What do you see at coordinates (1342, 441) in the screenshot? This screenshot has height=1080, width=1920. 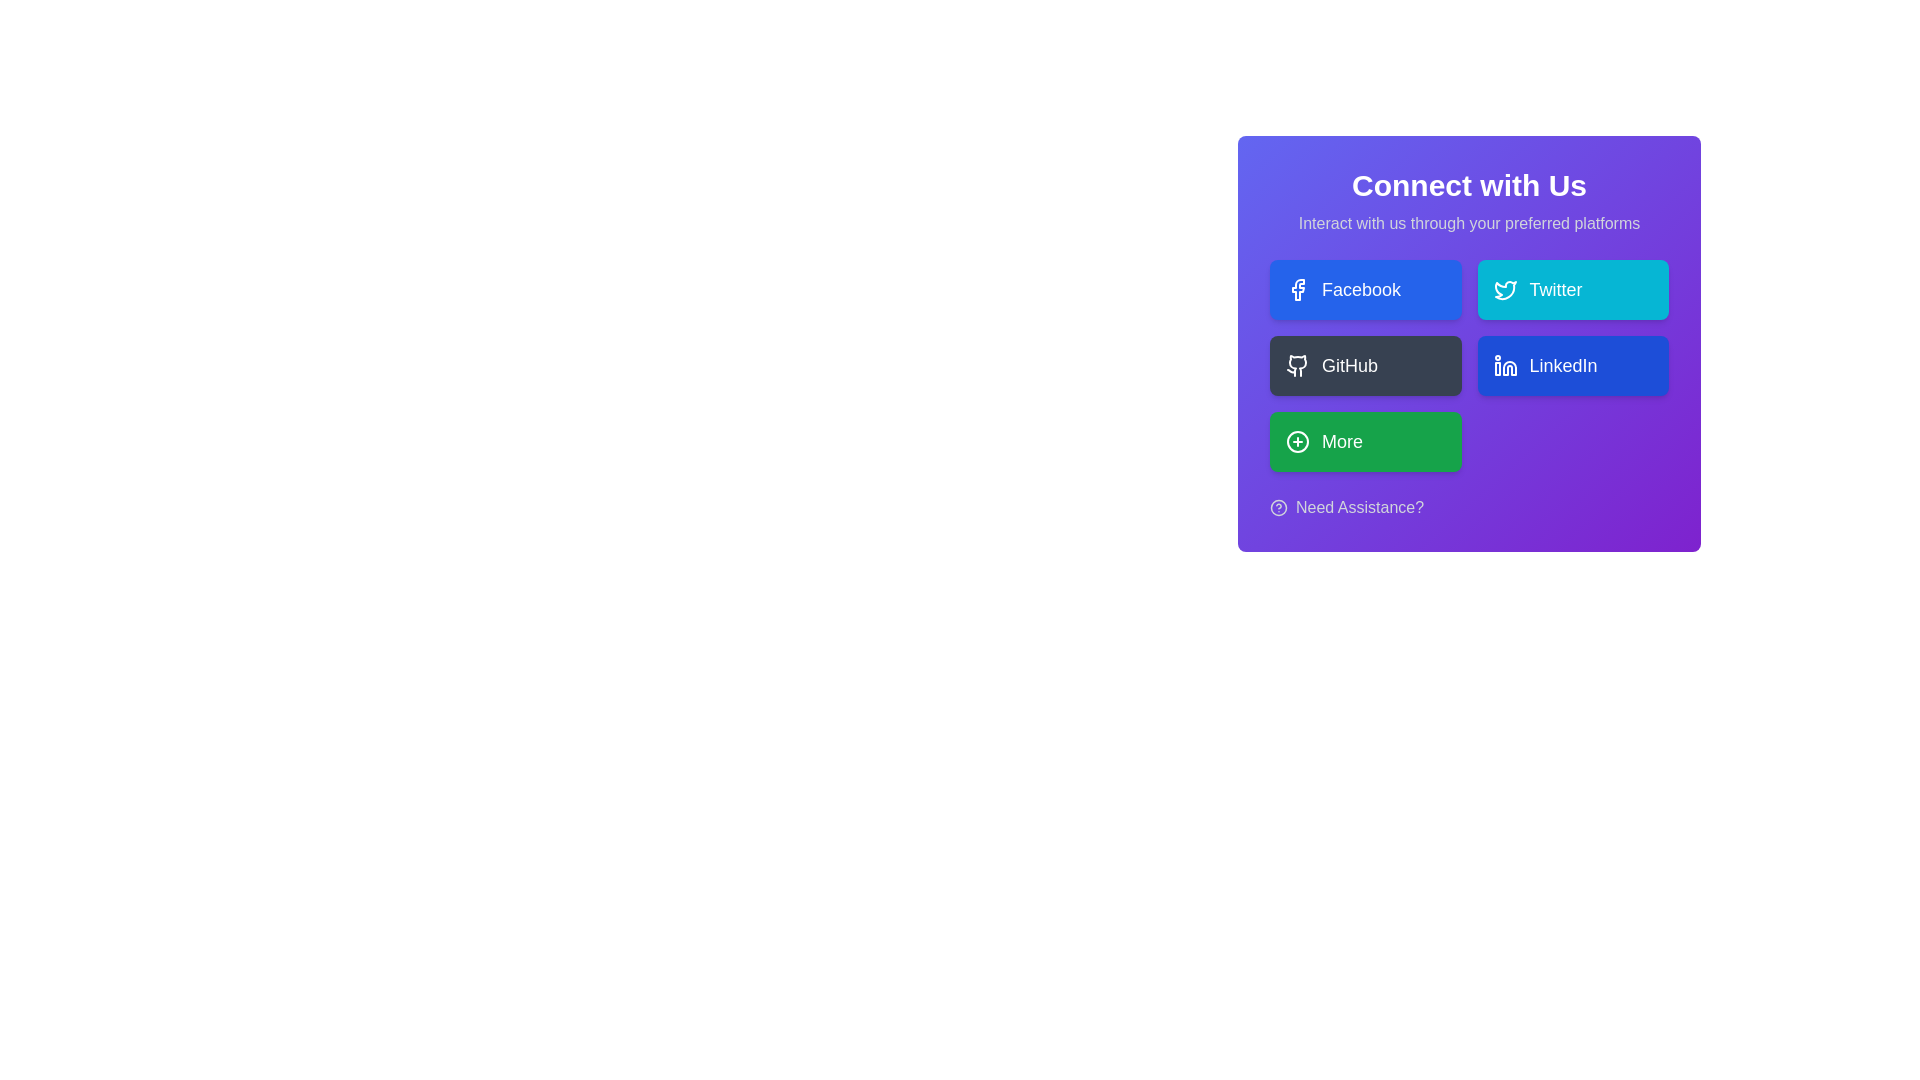 I see `the 'More' button, which is styled with white text on a bright green background and is part of the 'Connect with Us' section` at bounding box center [1342, 441].